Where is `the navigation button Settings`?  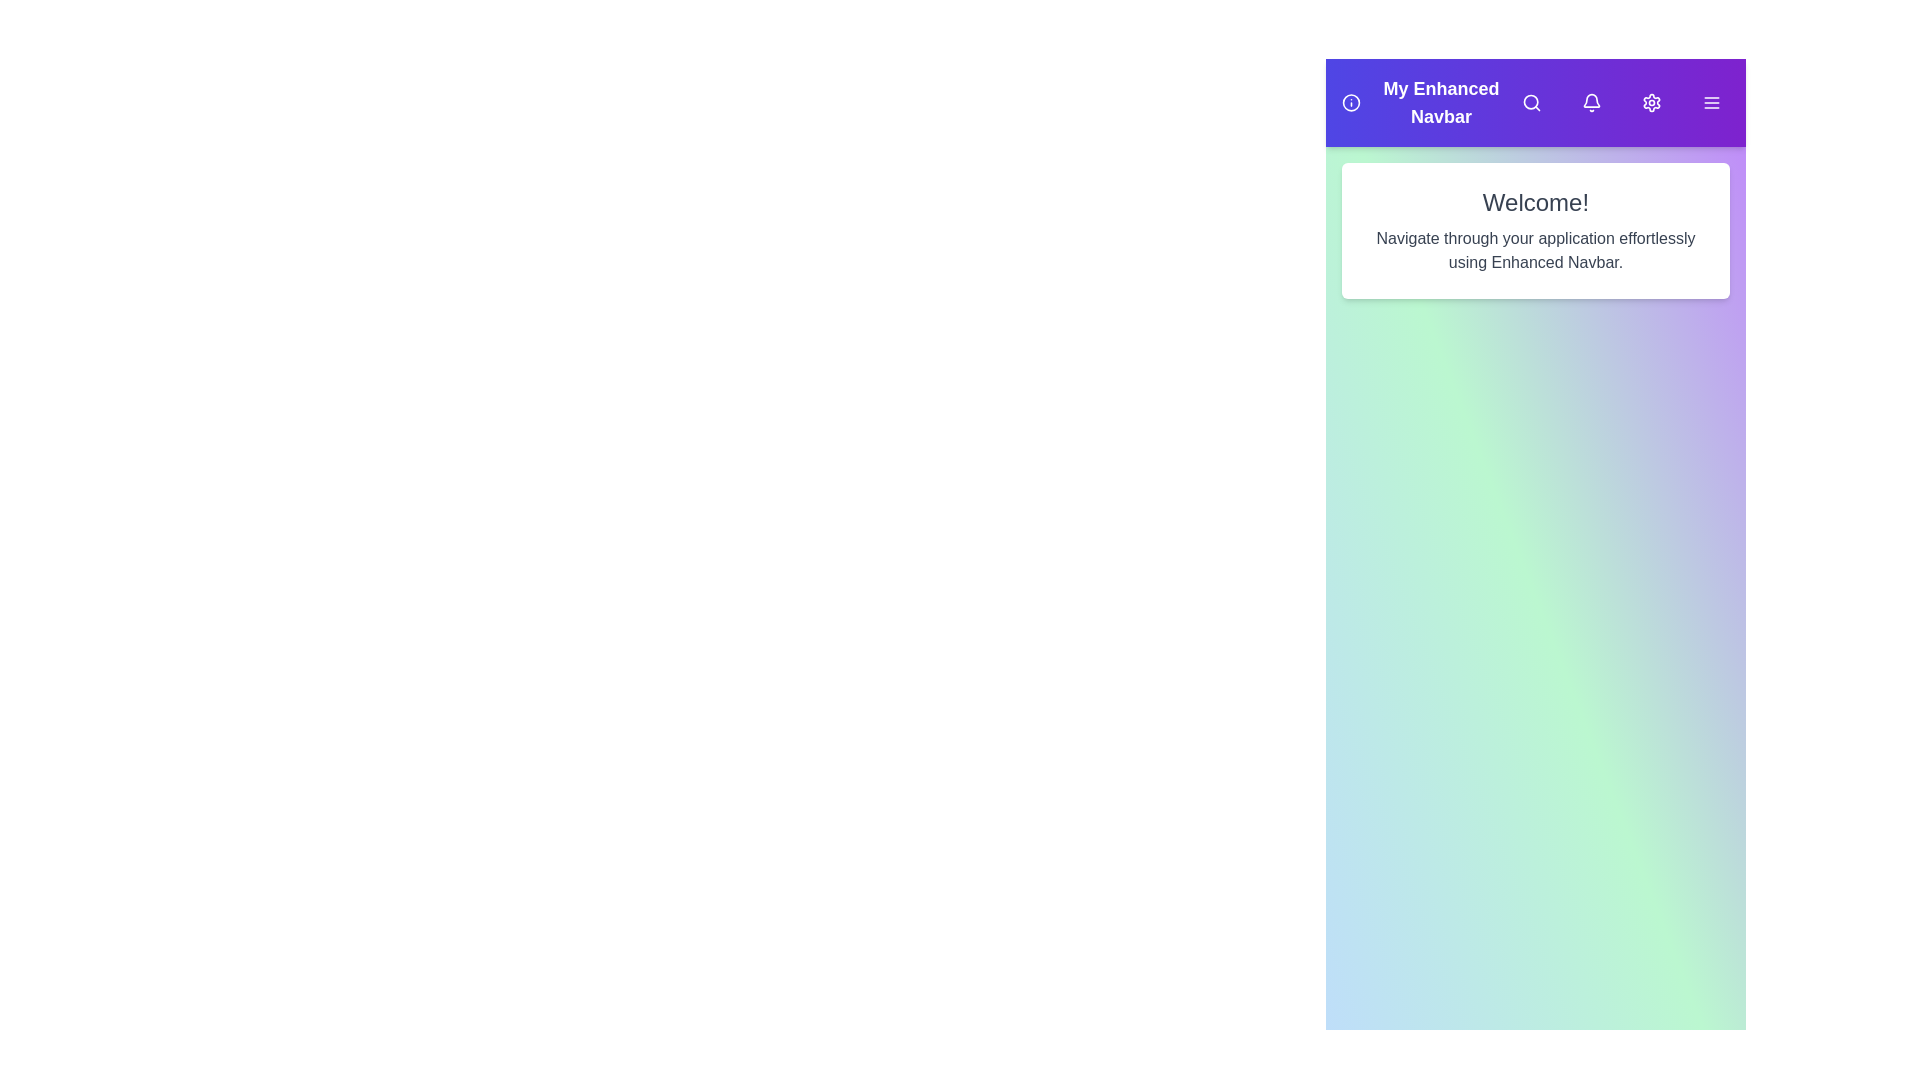
the navigation button Settings is located at coordinates (1651, 103).